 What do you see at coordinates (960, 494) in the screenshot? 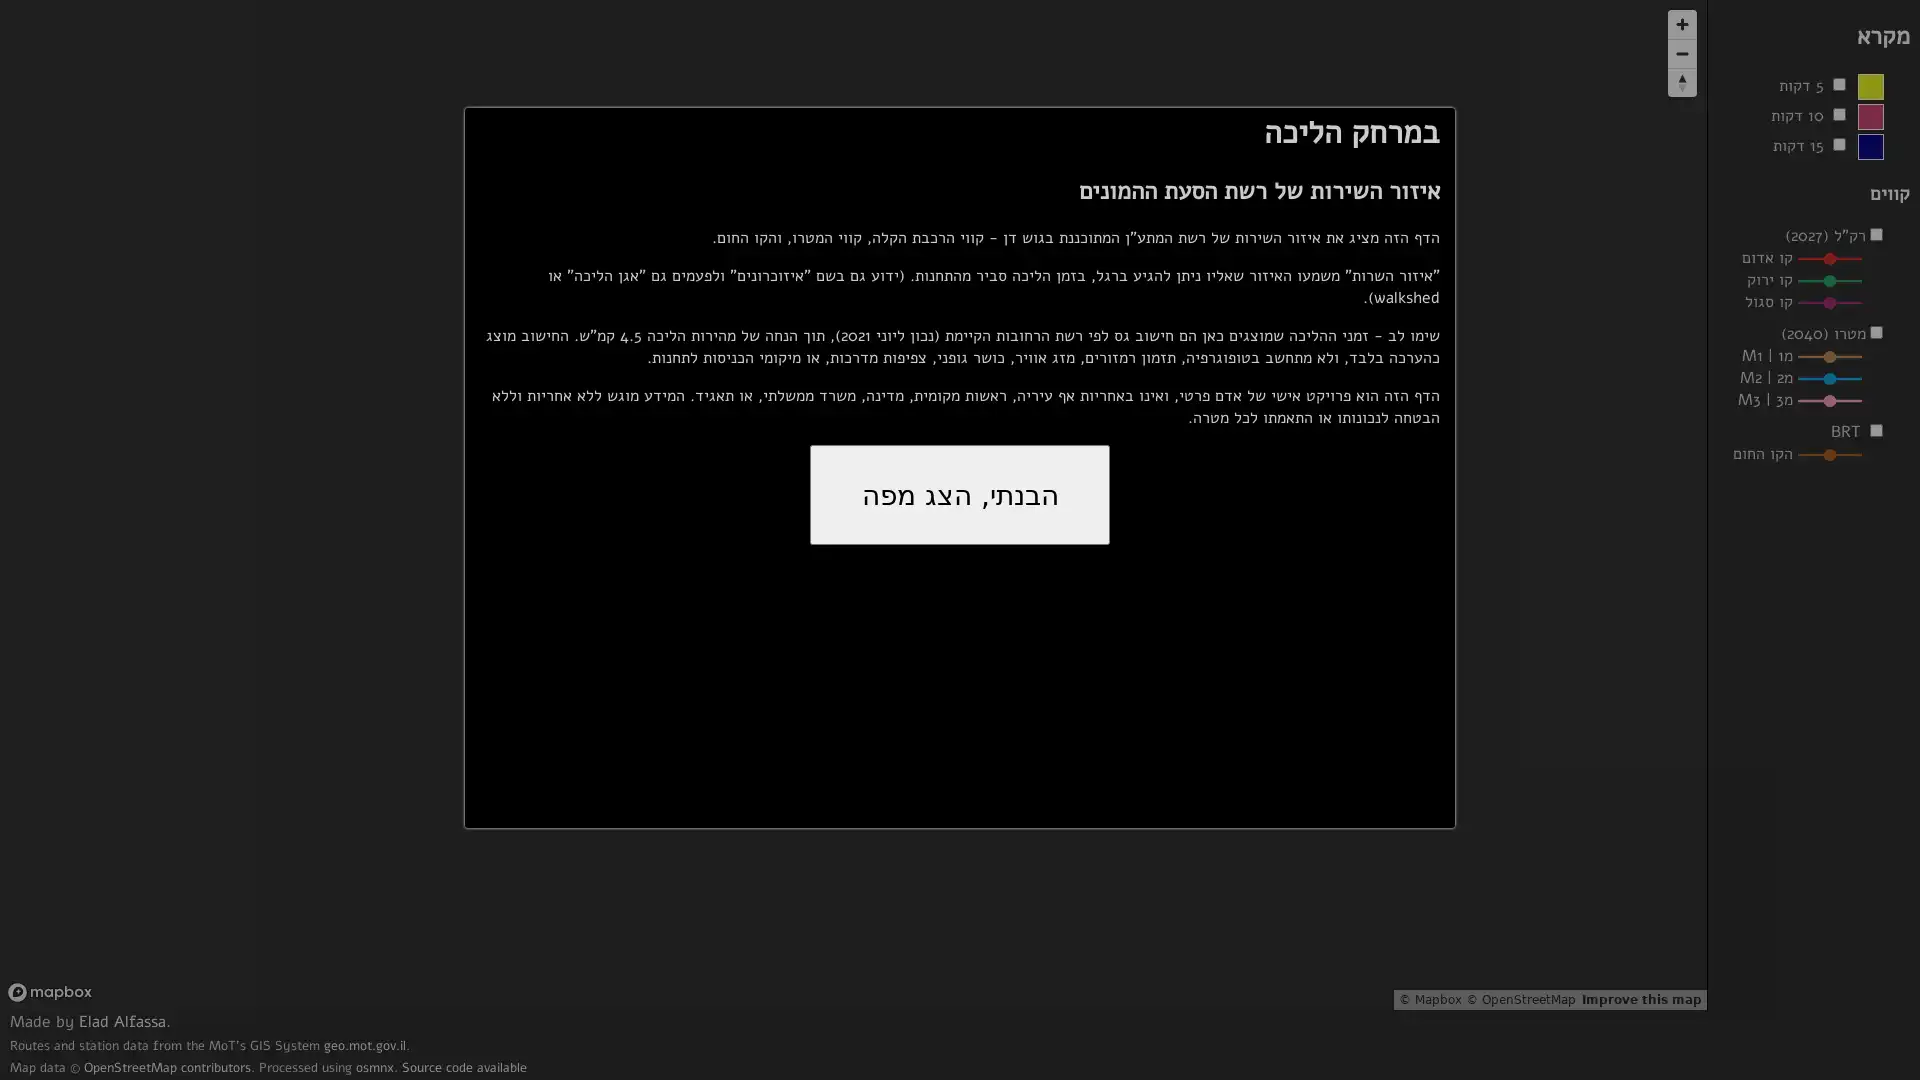
I see `,` at bounding box center [960, 494].